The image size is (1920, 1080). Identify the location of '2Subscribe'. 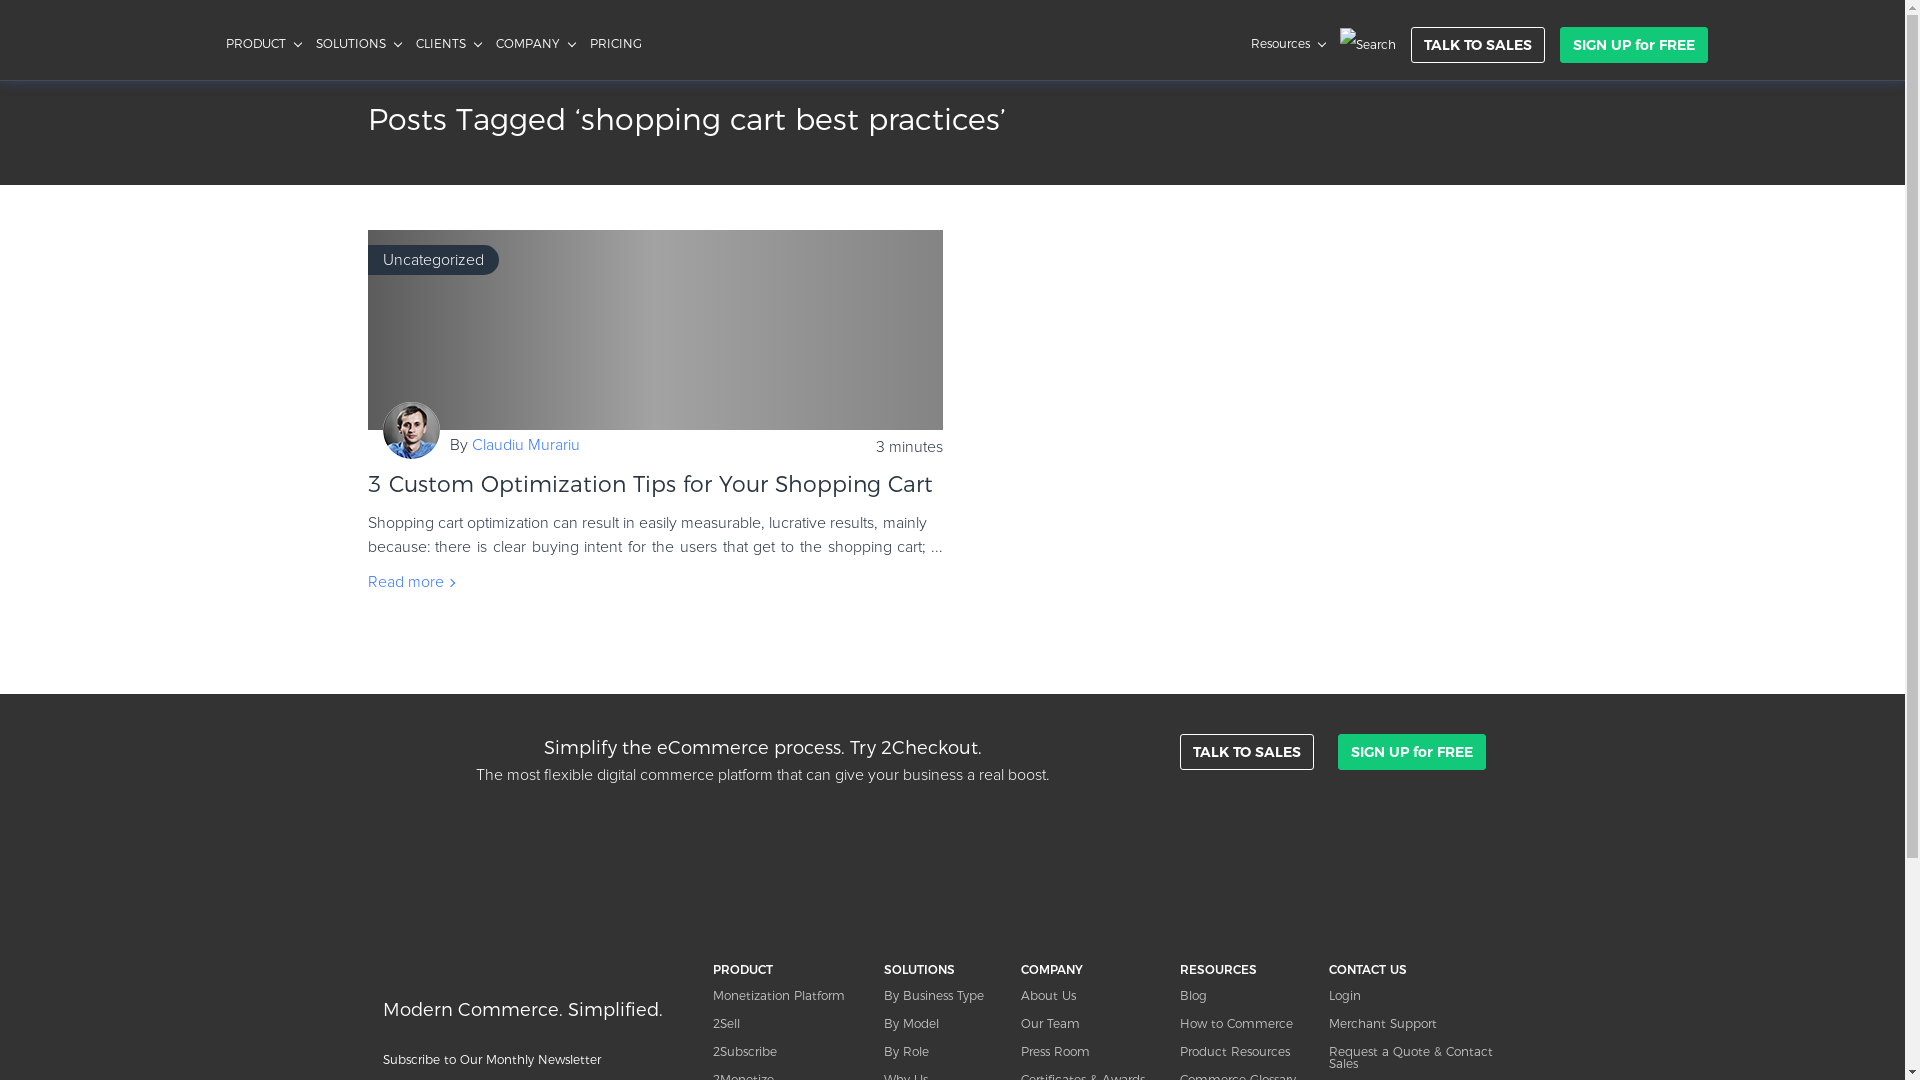
(786, 1051).